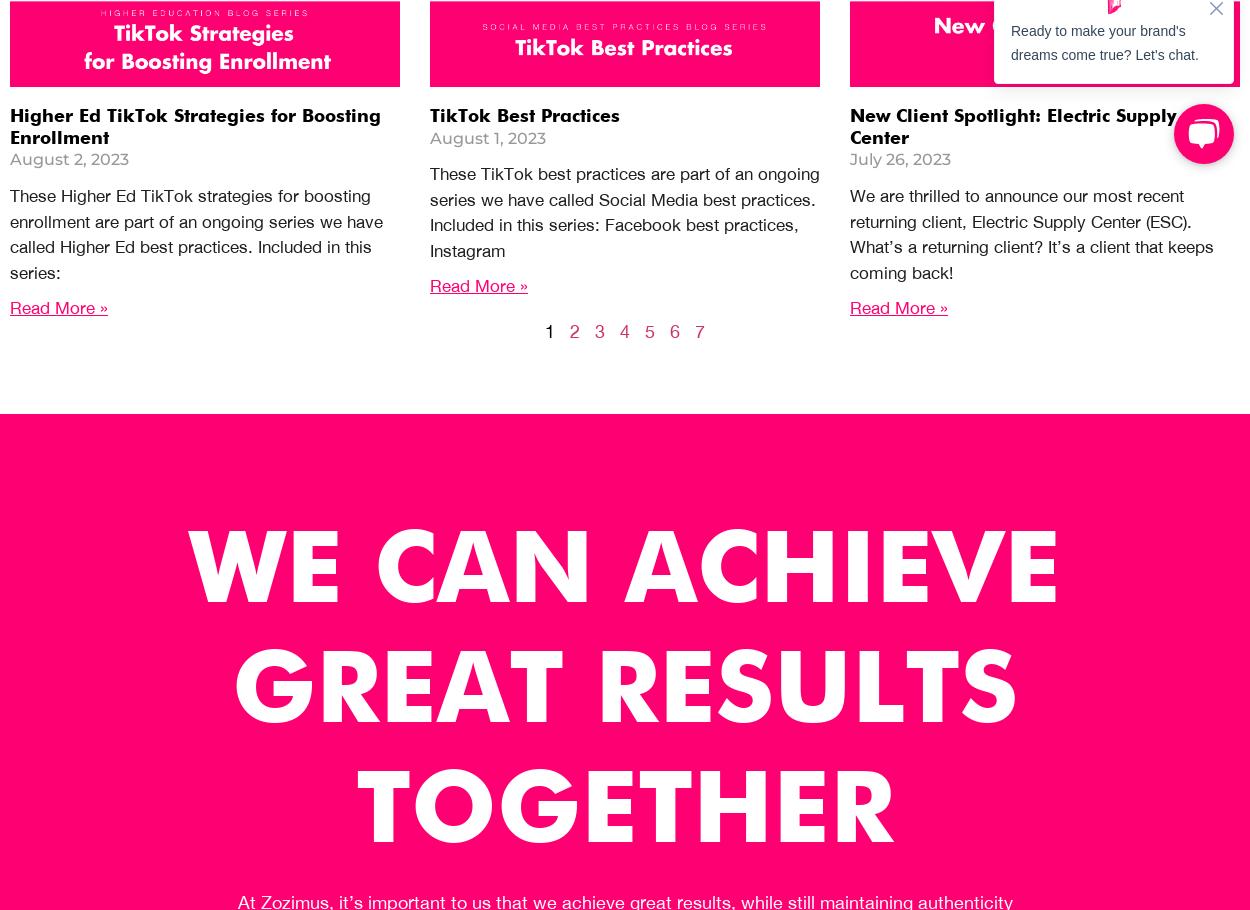 The width and height of the screenshot is (1250, 910). Describe the element at coordinates (550, 330) in the screenshot. I see `'1'` at that location.